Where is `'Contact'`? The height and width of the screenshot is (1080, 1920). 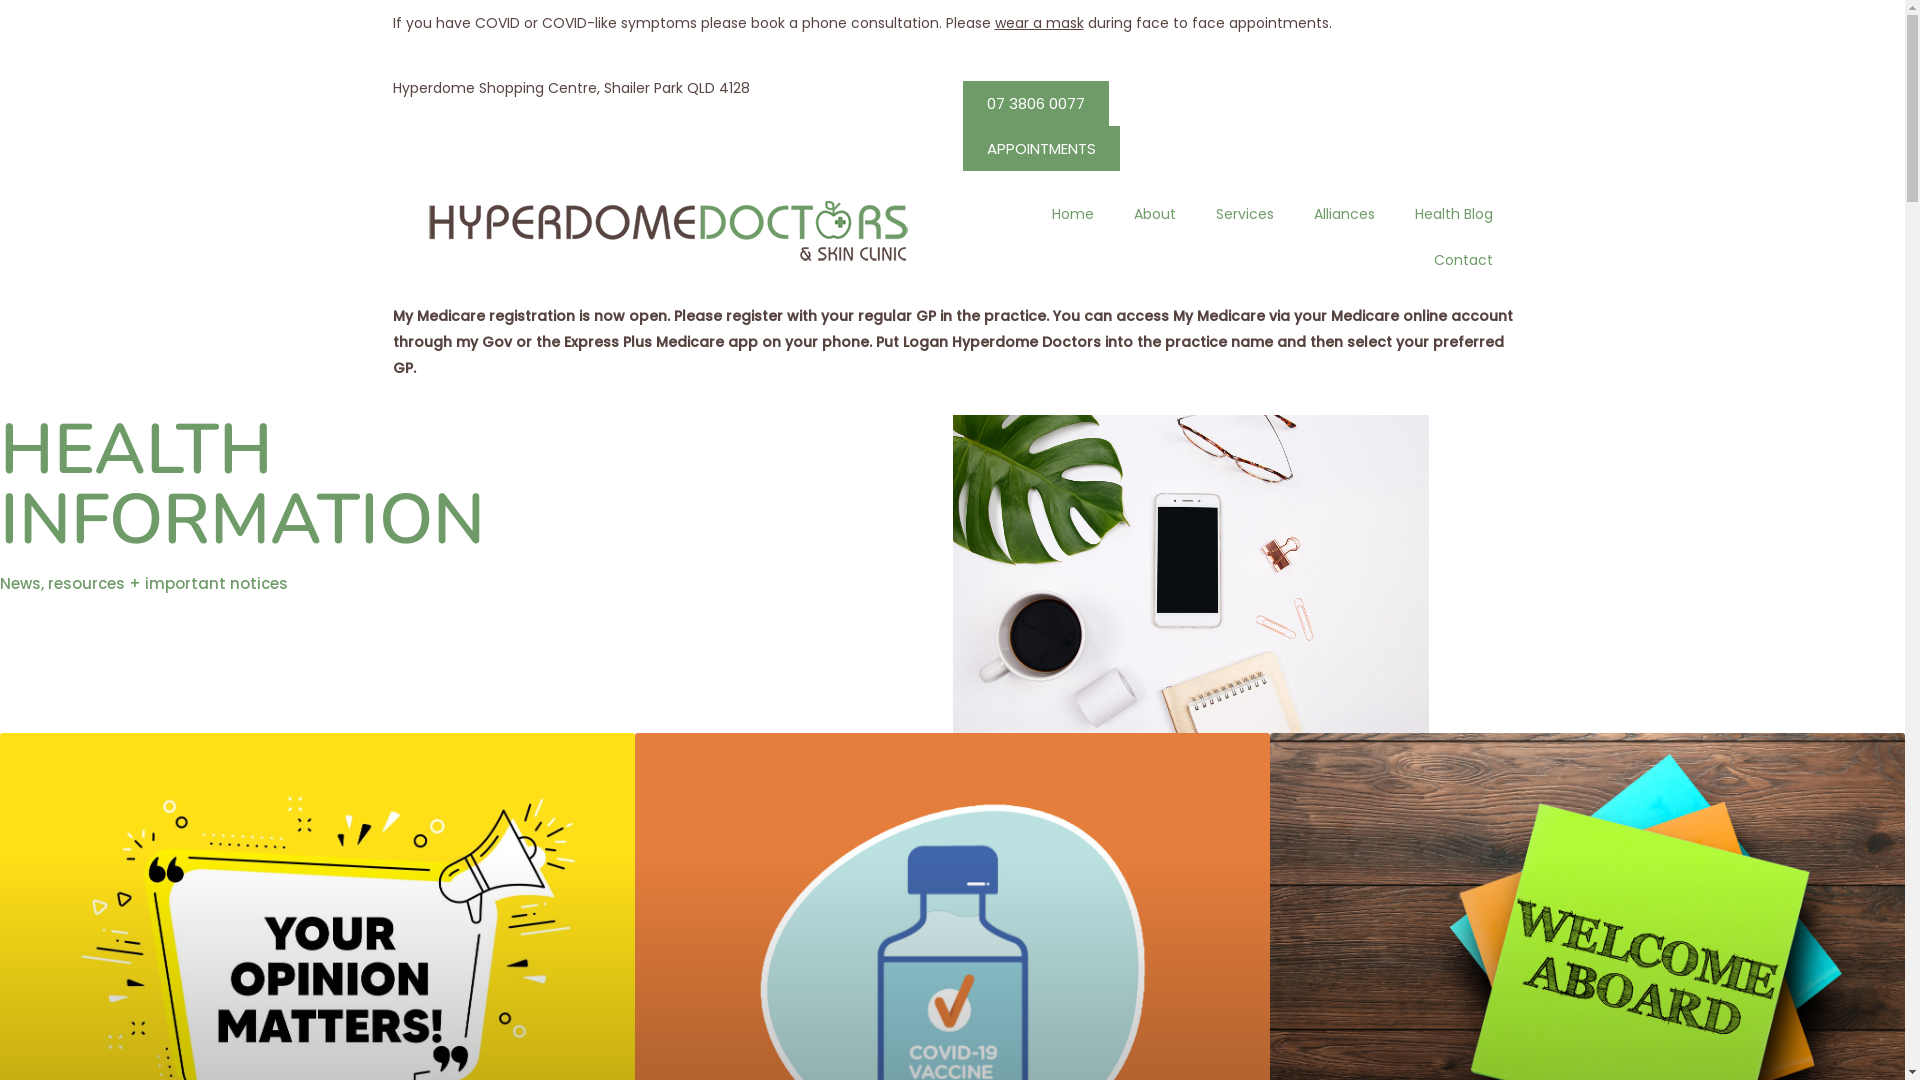
'Contact' is located at coordinates (1413, 257).